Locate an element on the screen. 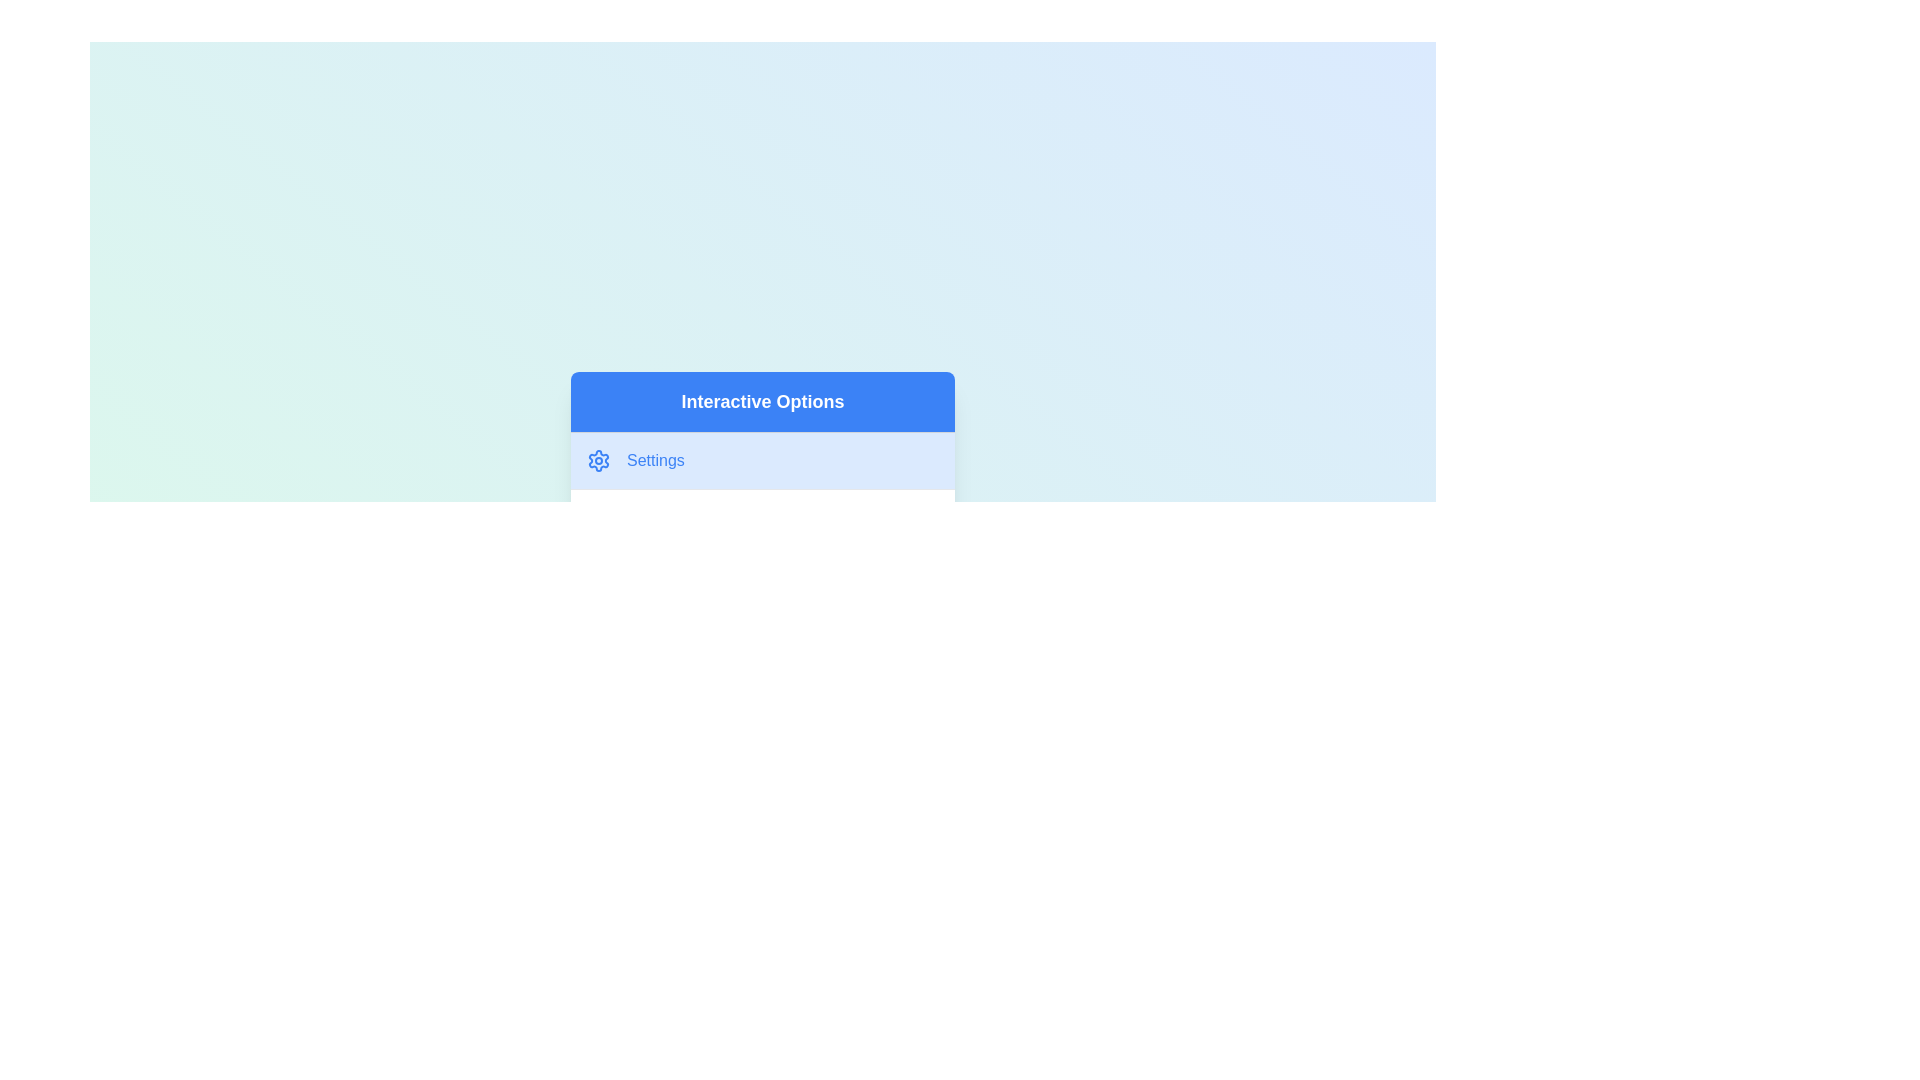  the text 'Interactive Options' displayed in the header is located at coordinates (762, 401).